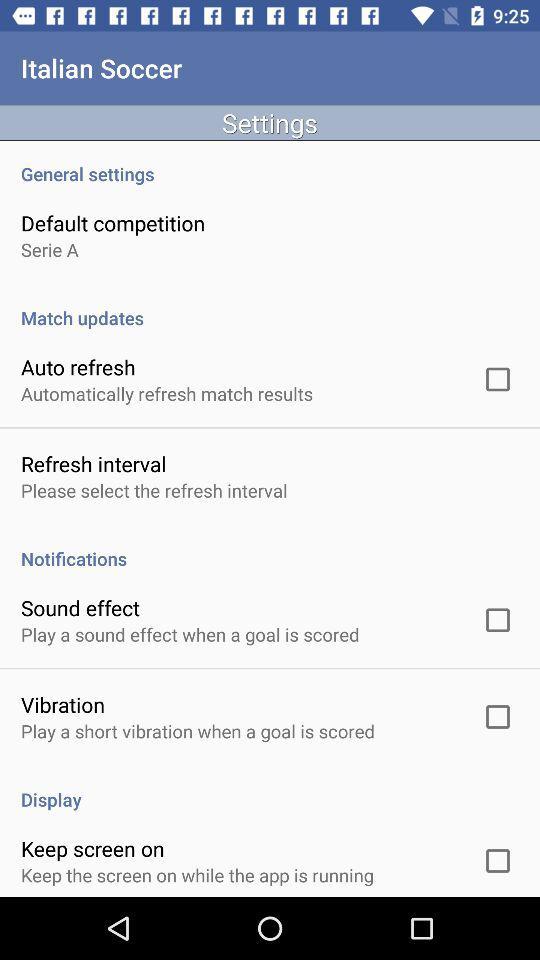 This screenshot has height=960, width=540. I want to click on item below refresh interval item, so click(153, 489).